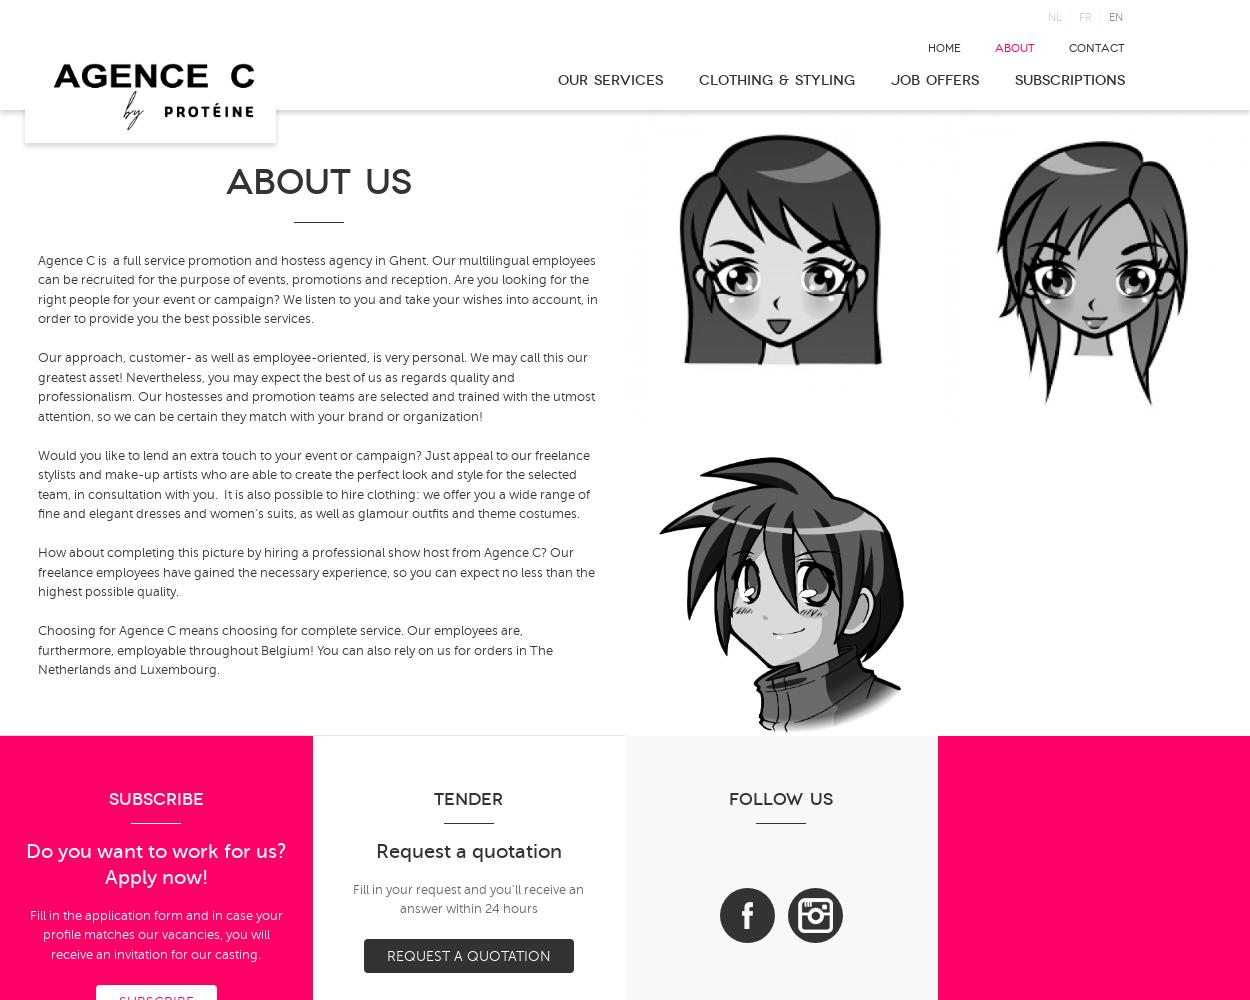 Image resolution: width=1250 pixels, height=1000 pixels. What do you see at coordinates (312, 483) in the screenshot?
I see `'Would you like to lend an extra touch to your event or campaign? Just appeal to our freelance stylists and make-up artists who are able to create the perfect look and style for the selected team, in consultation with you.  It is also possible to hire clothing: we offer you a wide range of fine and elegant dresses and women's suits, as well as glamour outfits and theme costumes.'` at bounding box center [312, 483].